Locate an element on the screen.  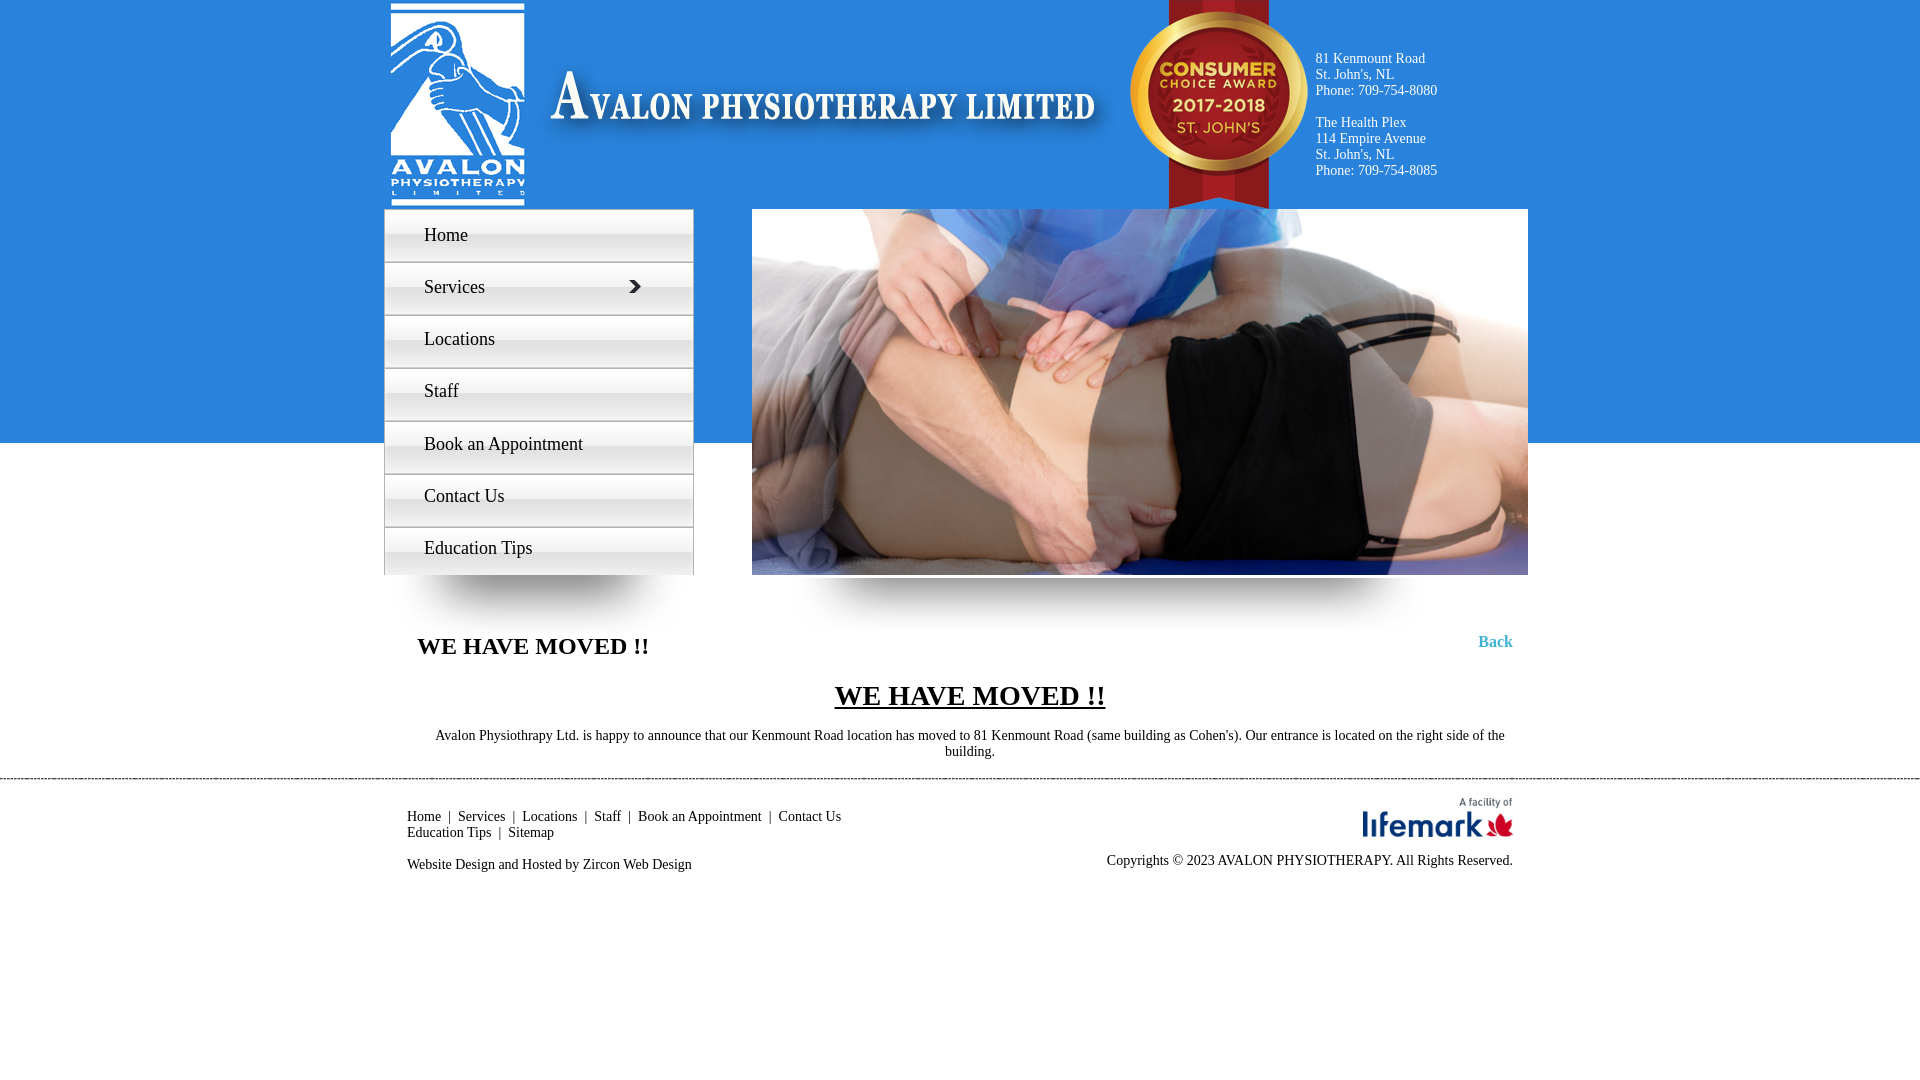
'Back' is located at coordinates (1495, 641).